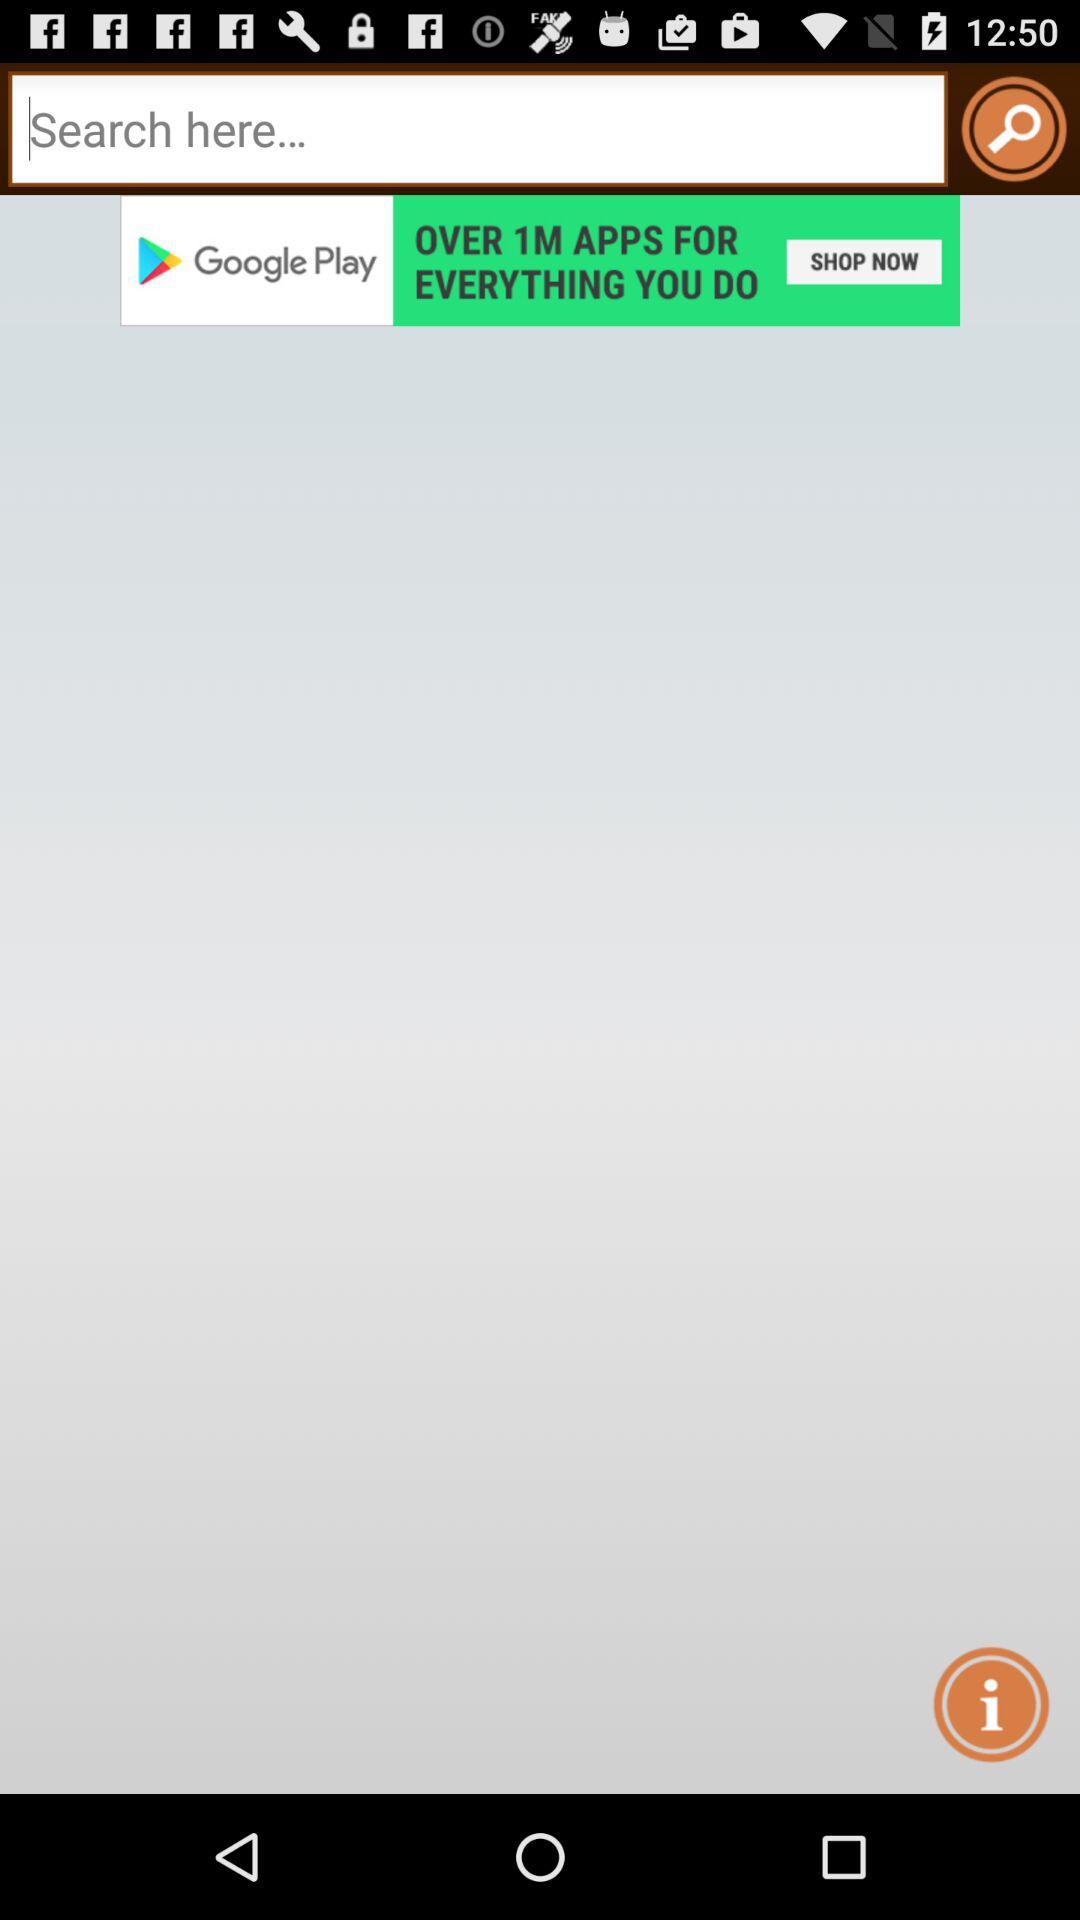  Describe the element at coordinates (990, 1824) in the screenshot. I see `the info icon` at that location.